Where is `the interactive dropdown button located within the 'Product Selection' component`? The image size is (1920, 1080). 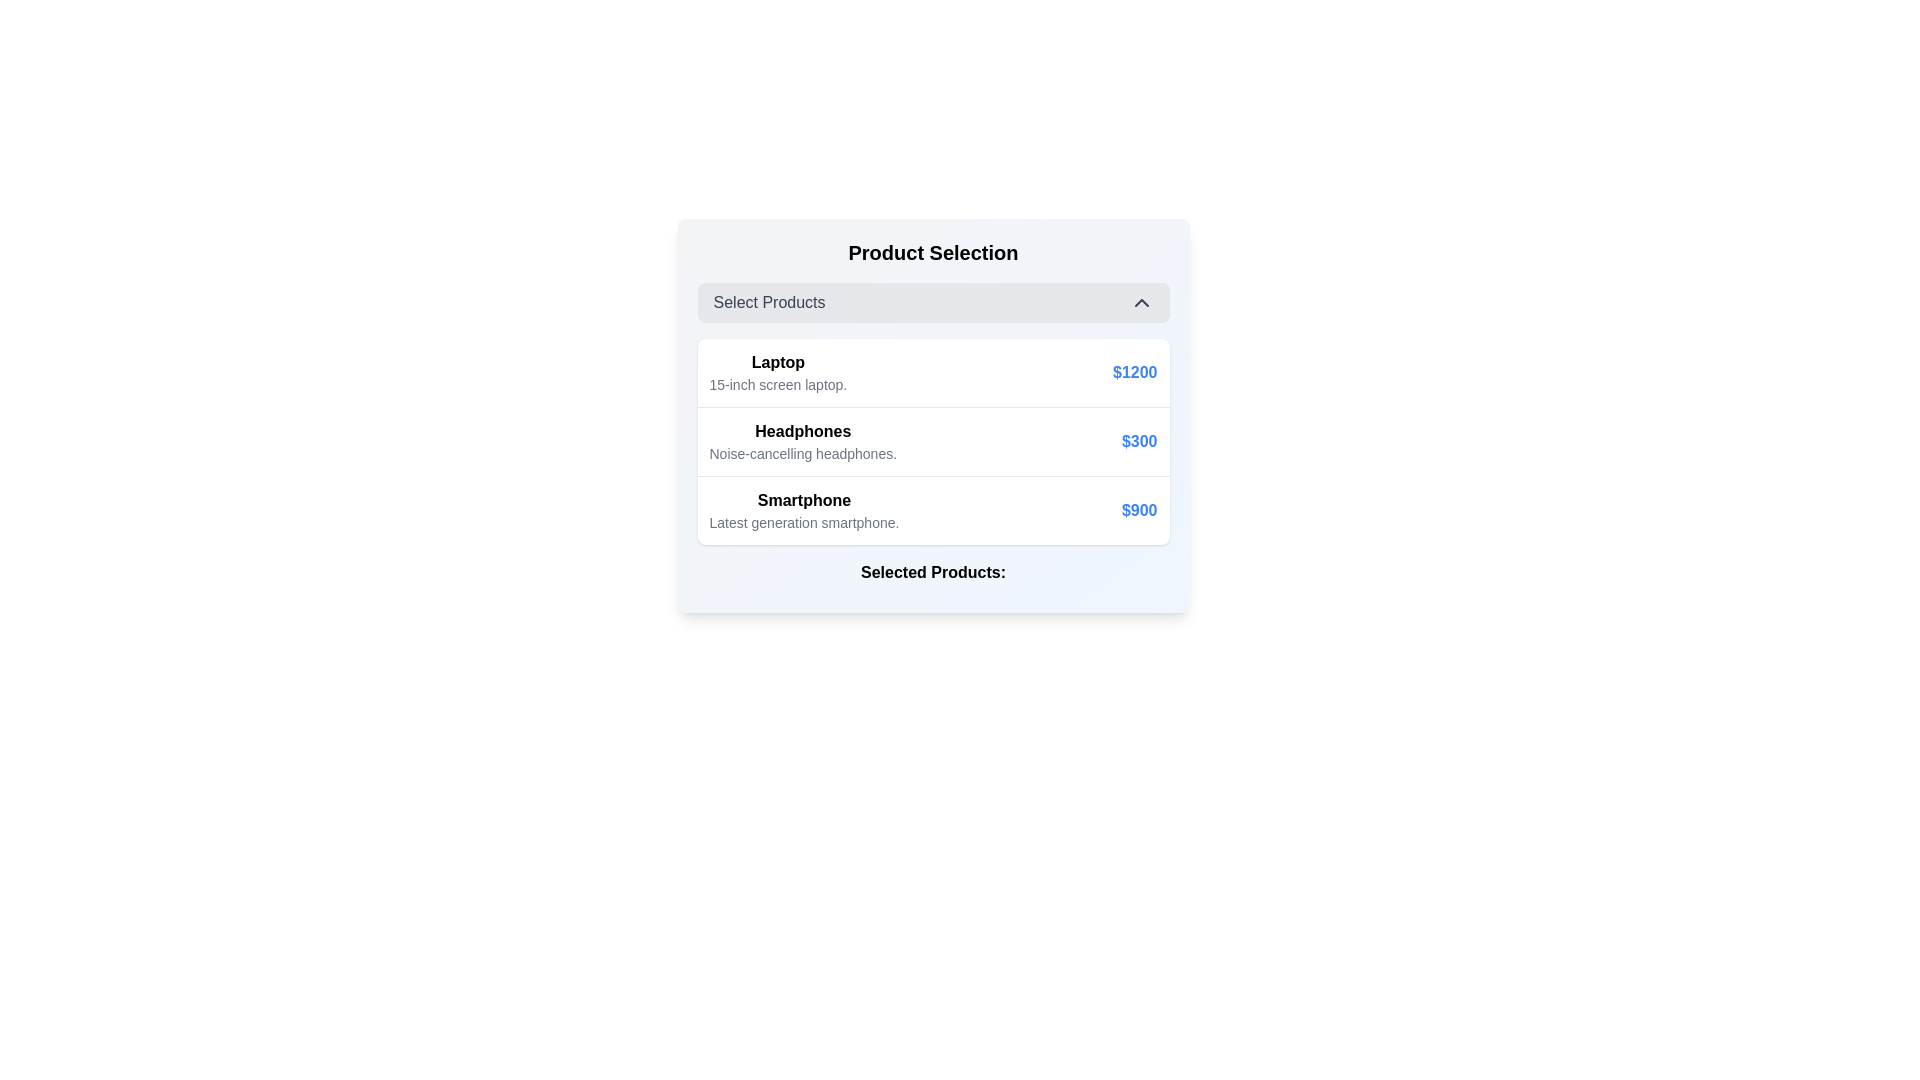 the interactive dropdown button located within the 'Product Selection' component is located at coordinates (932, 303).